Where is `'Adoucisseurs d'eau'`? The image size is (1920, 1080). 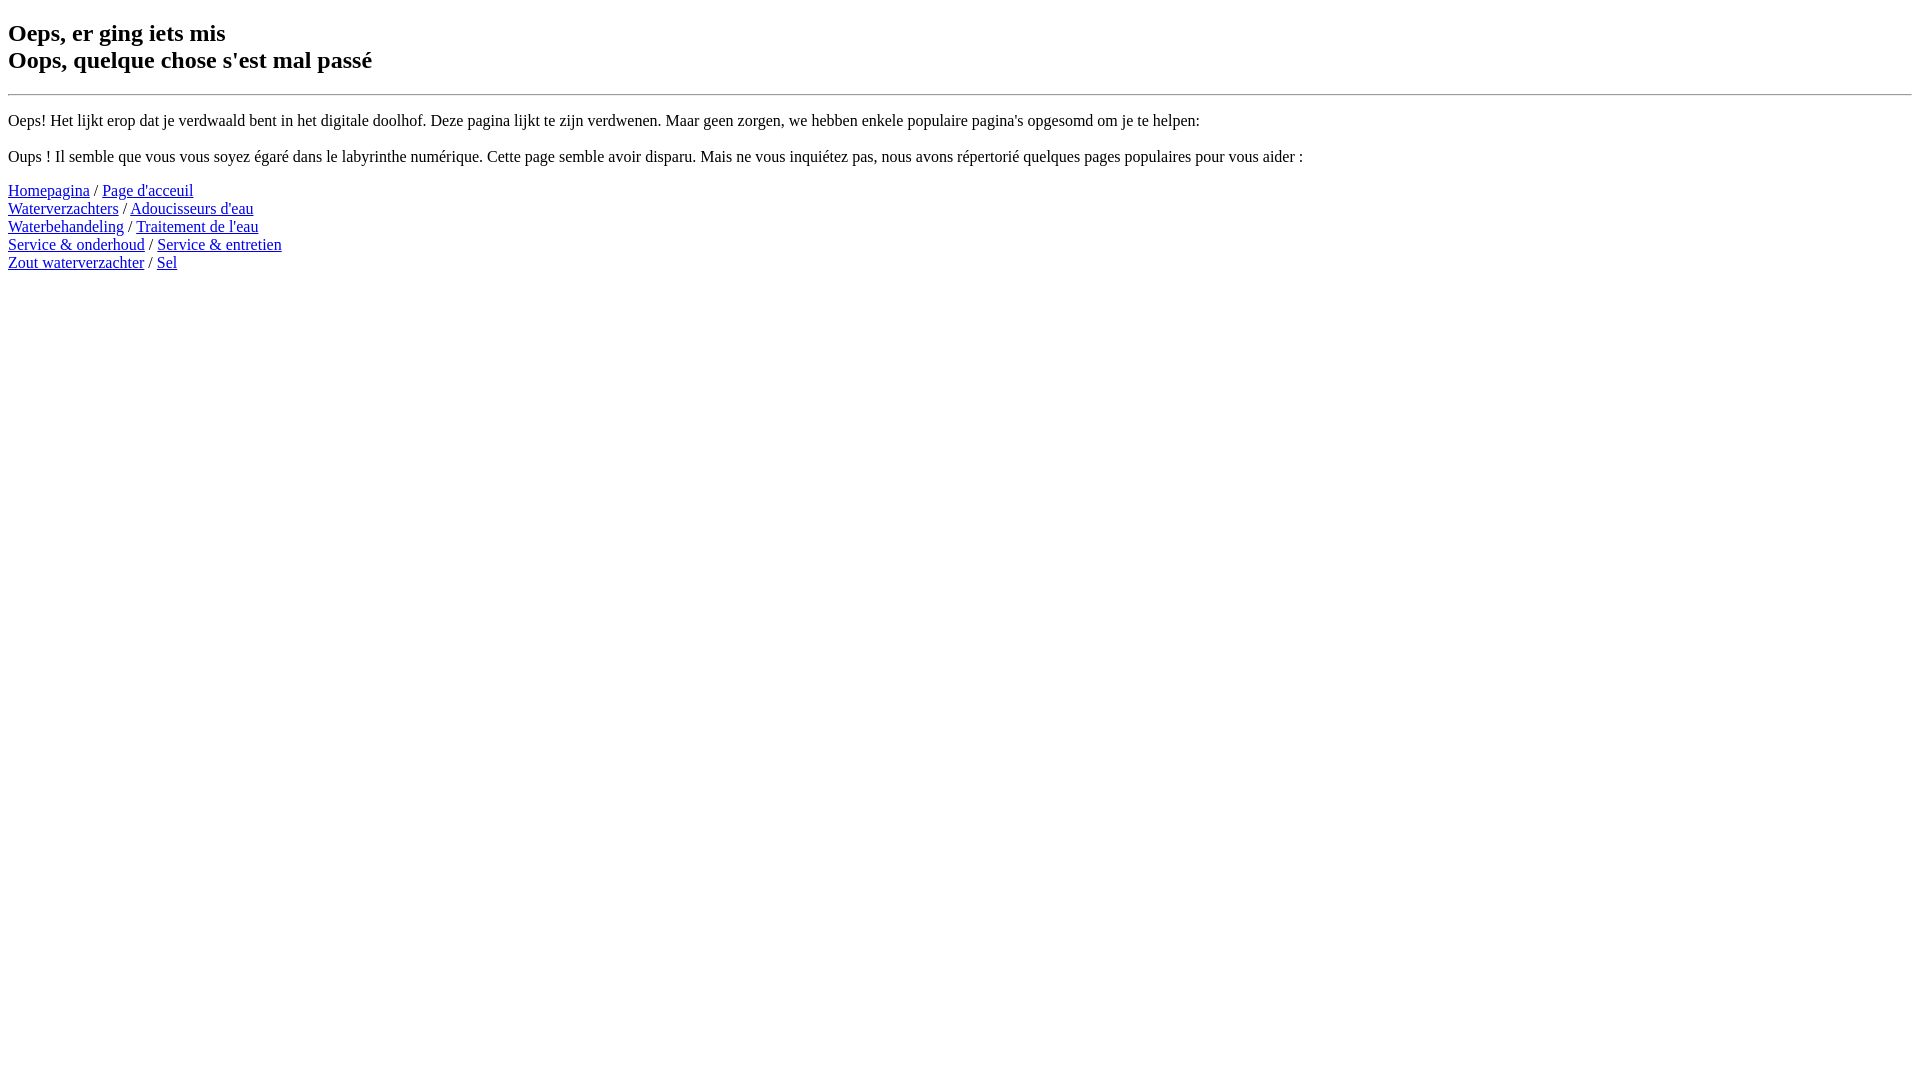 'Adoucisseurs d'eau' is located at coordinates (191, 208).